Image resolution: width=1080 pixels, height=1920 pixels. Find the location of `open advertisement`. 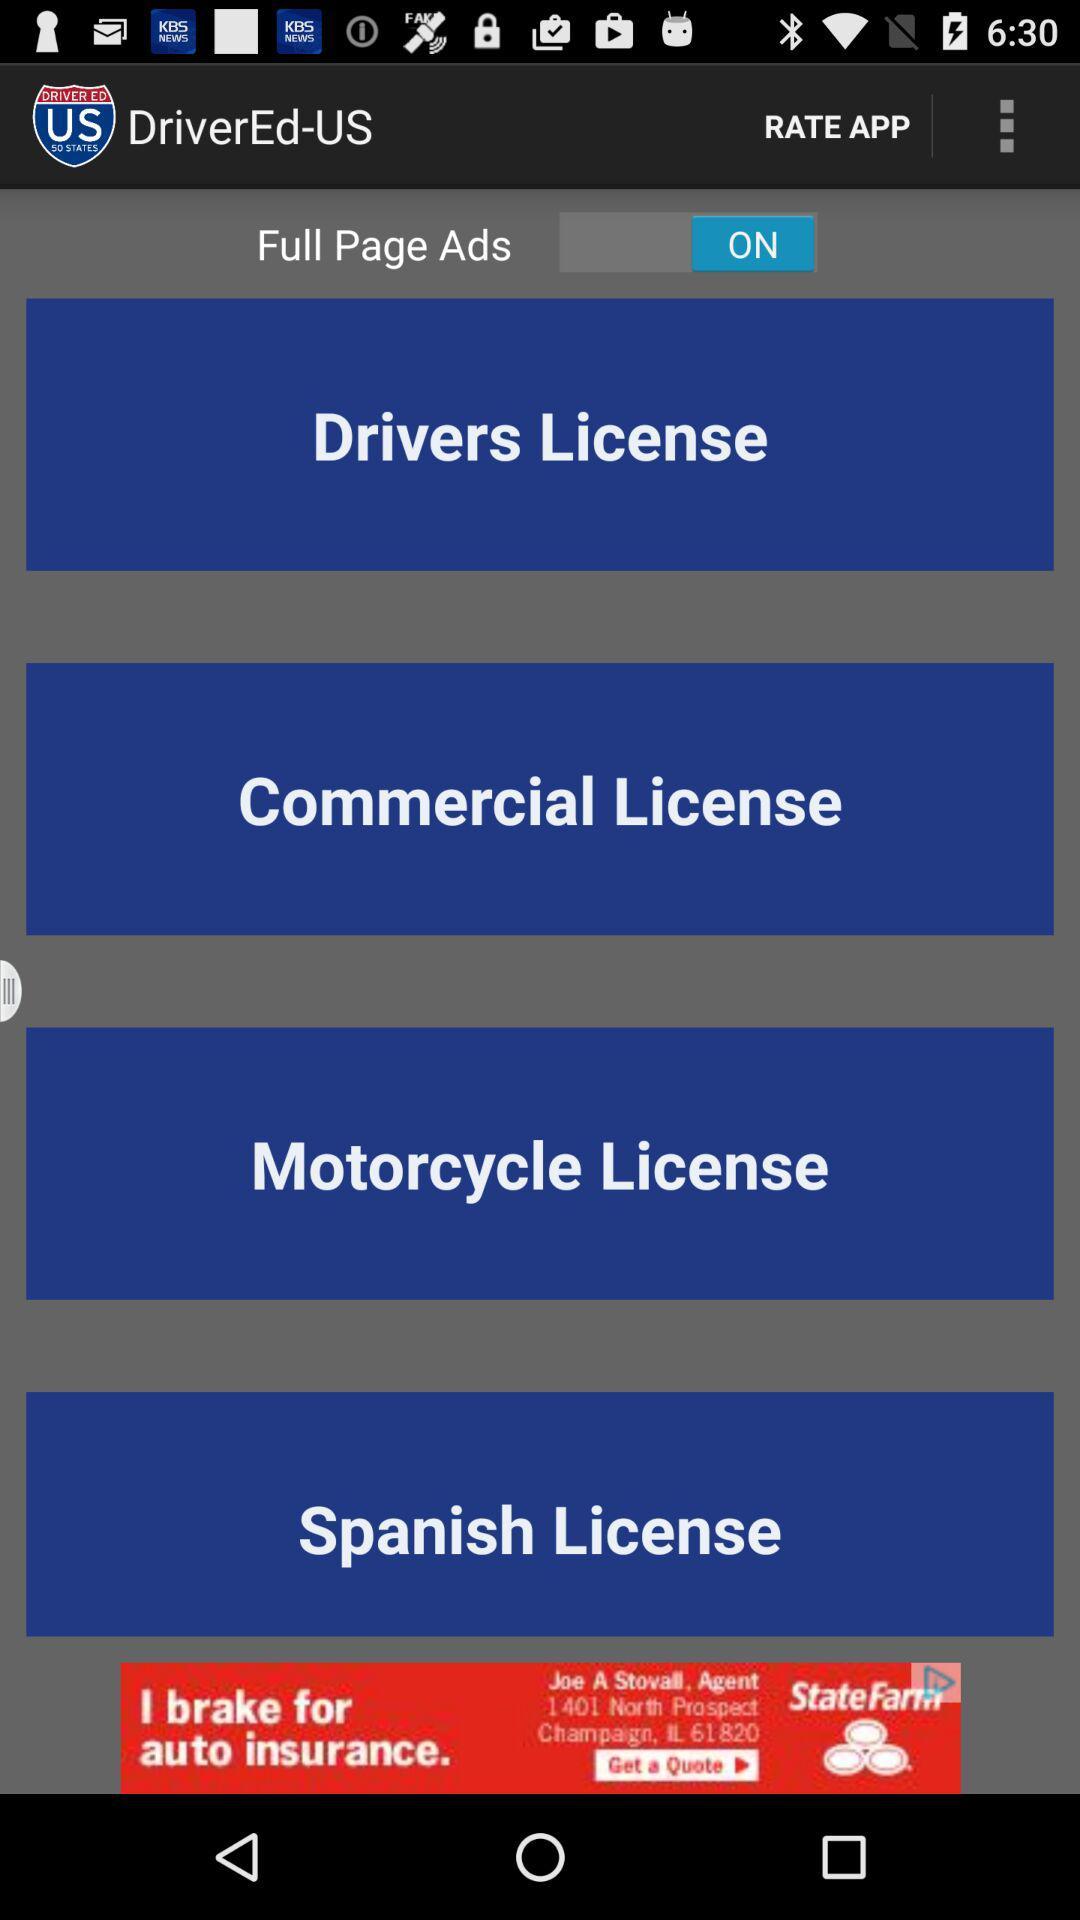

open advertisement is located at coordinates (540, 1727).